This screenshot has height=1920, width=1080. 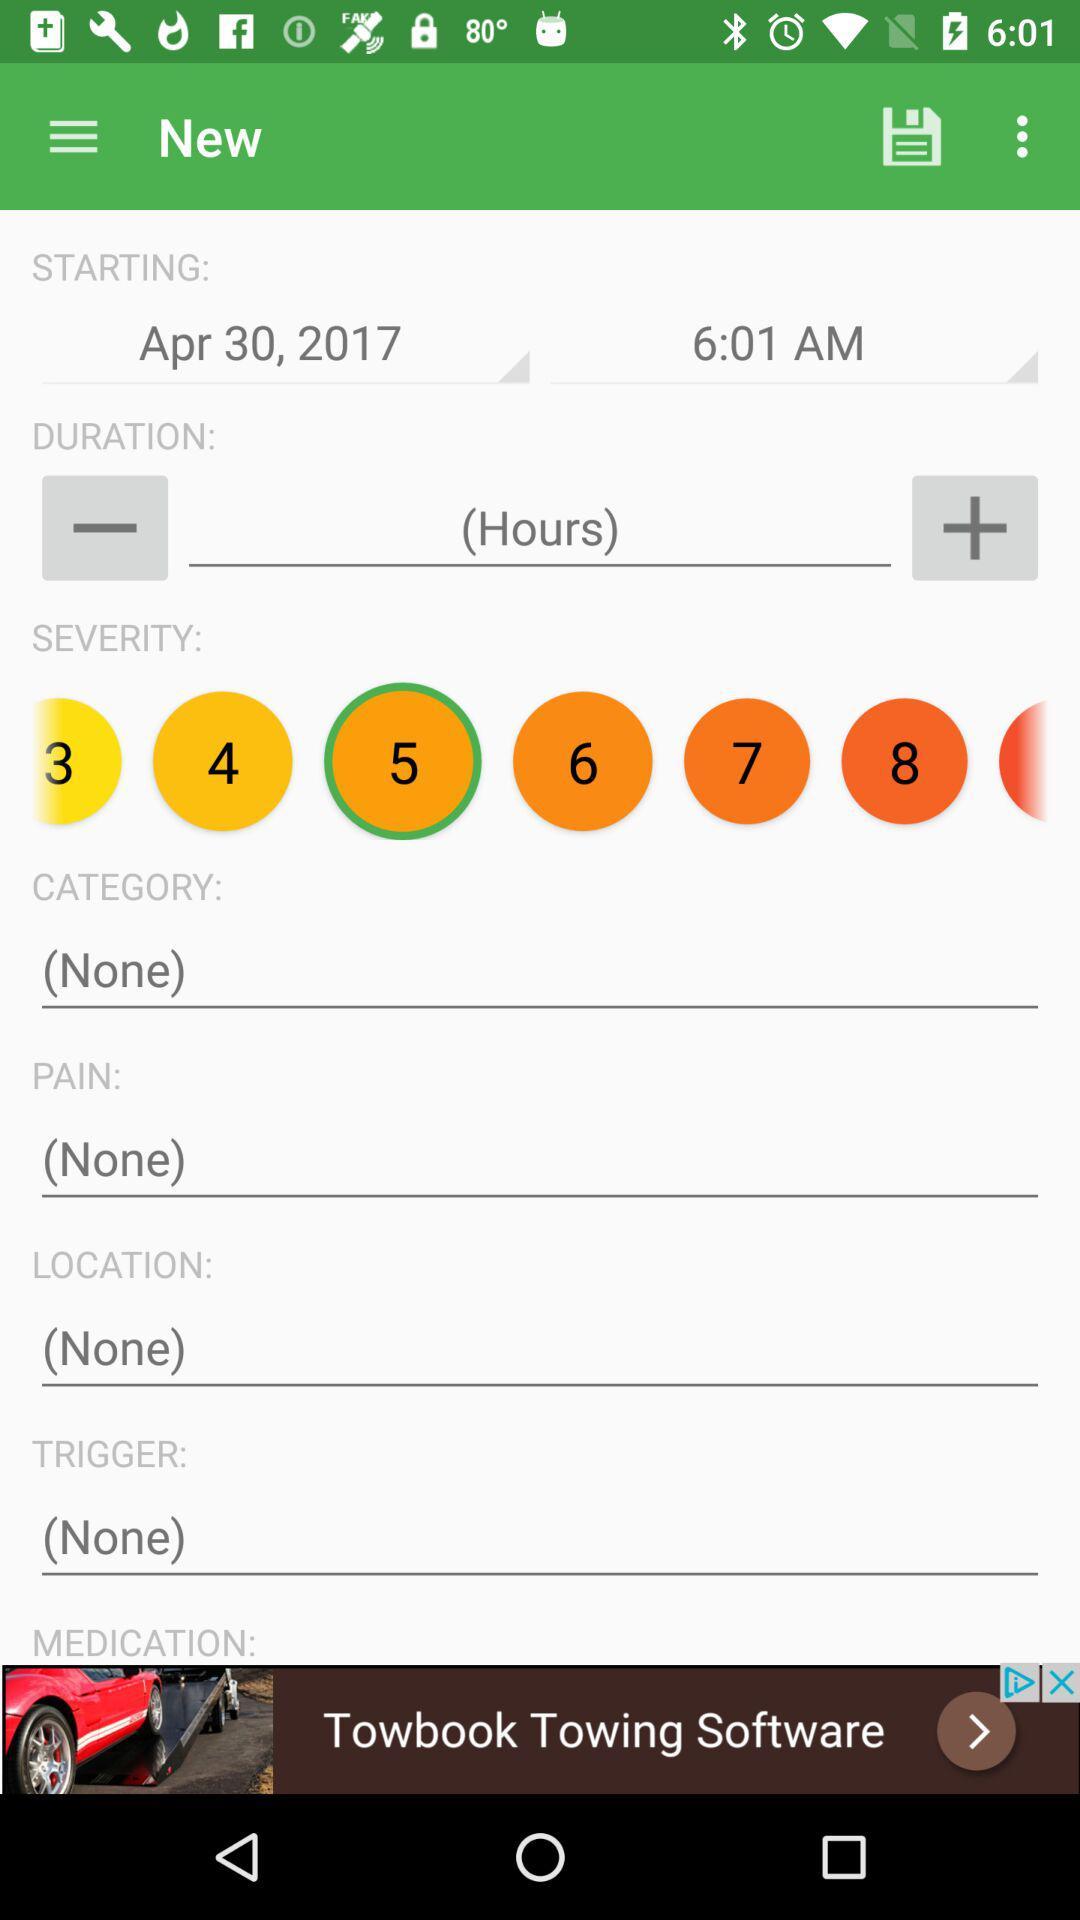 What do you see at coordinates (911, 136) in the screenshot?
I see `the icon left to the three dots from top right corner` at bounding box center [911, 136].